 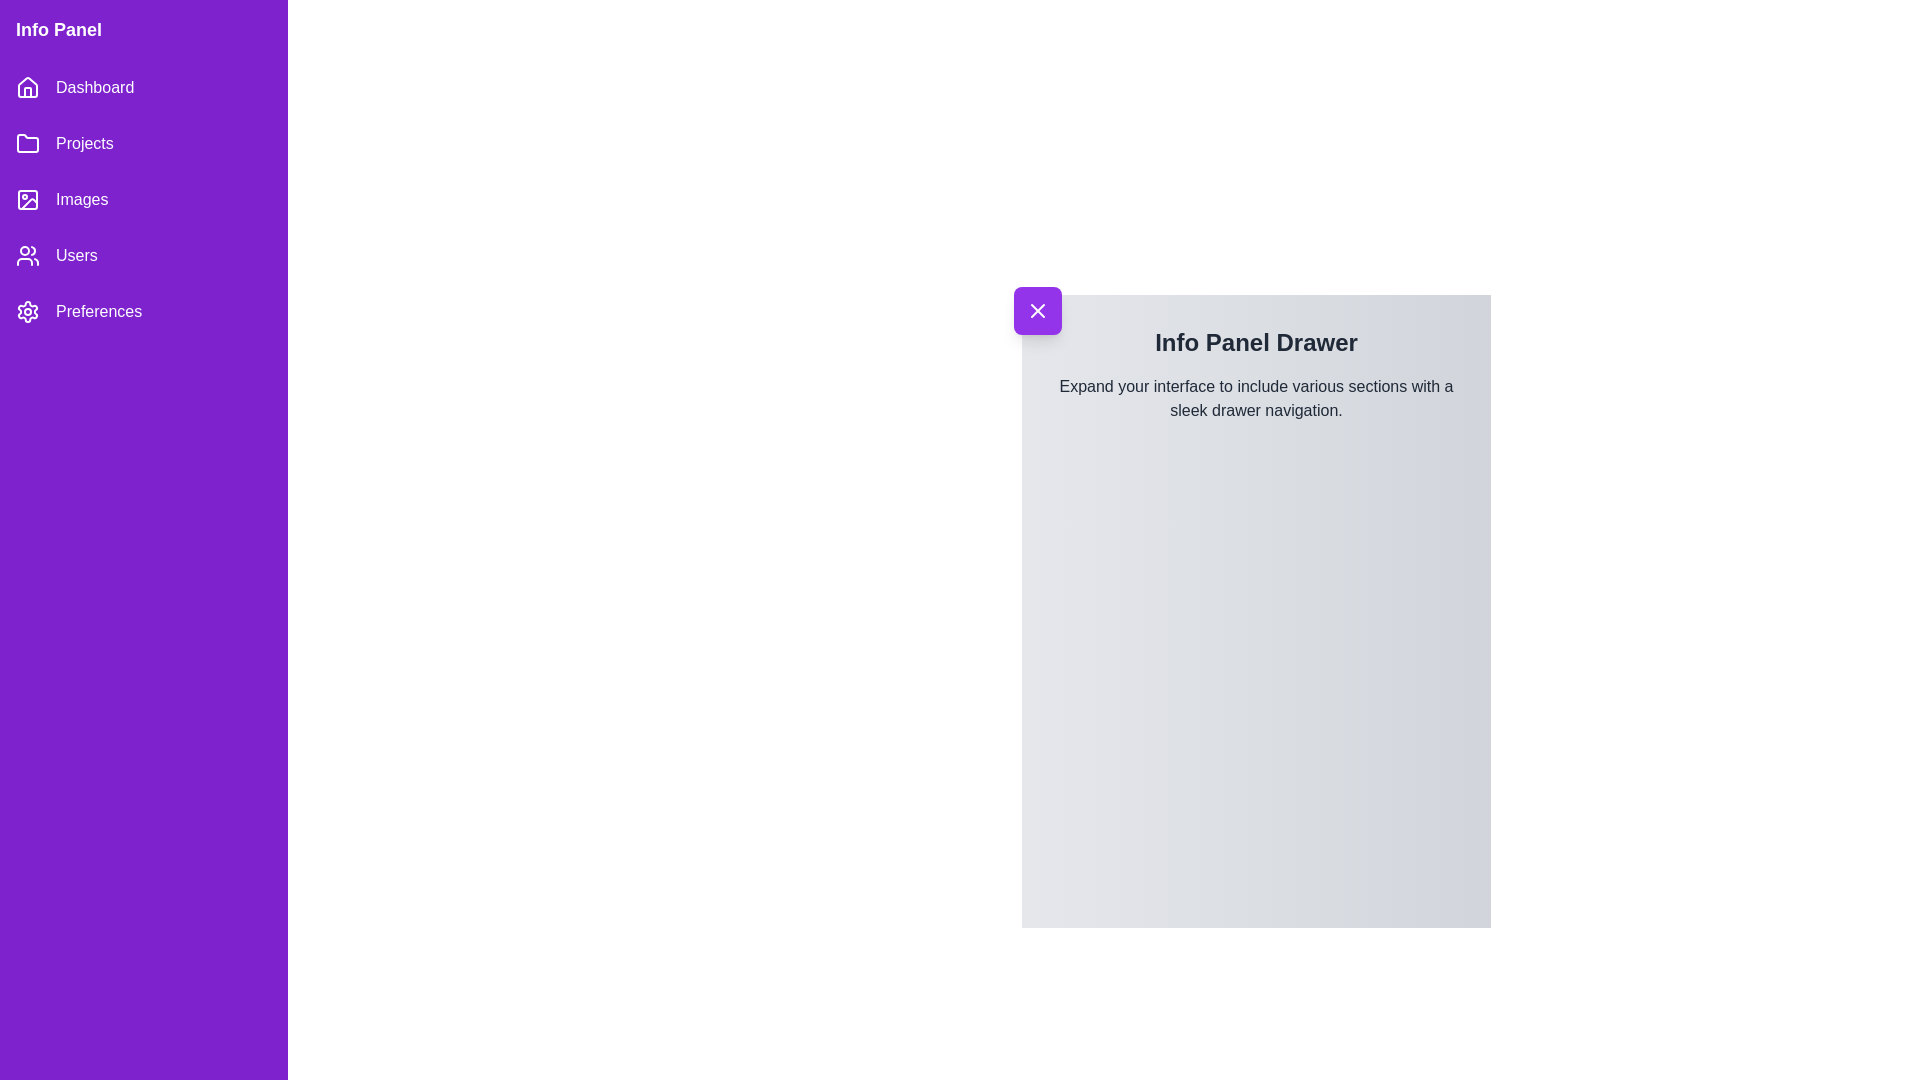 What do you see at coordinates (143, 254) in the screenshot?
I see `the menu item Users to observe its hover effect` at bounding box center [143, 254].